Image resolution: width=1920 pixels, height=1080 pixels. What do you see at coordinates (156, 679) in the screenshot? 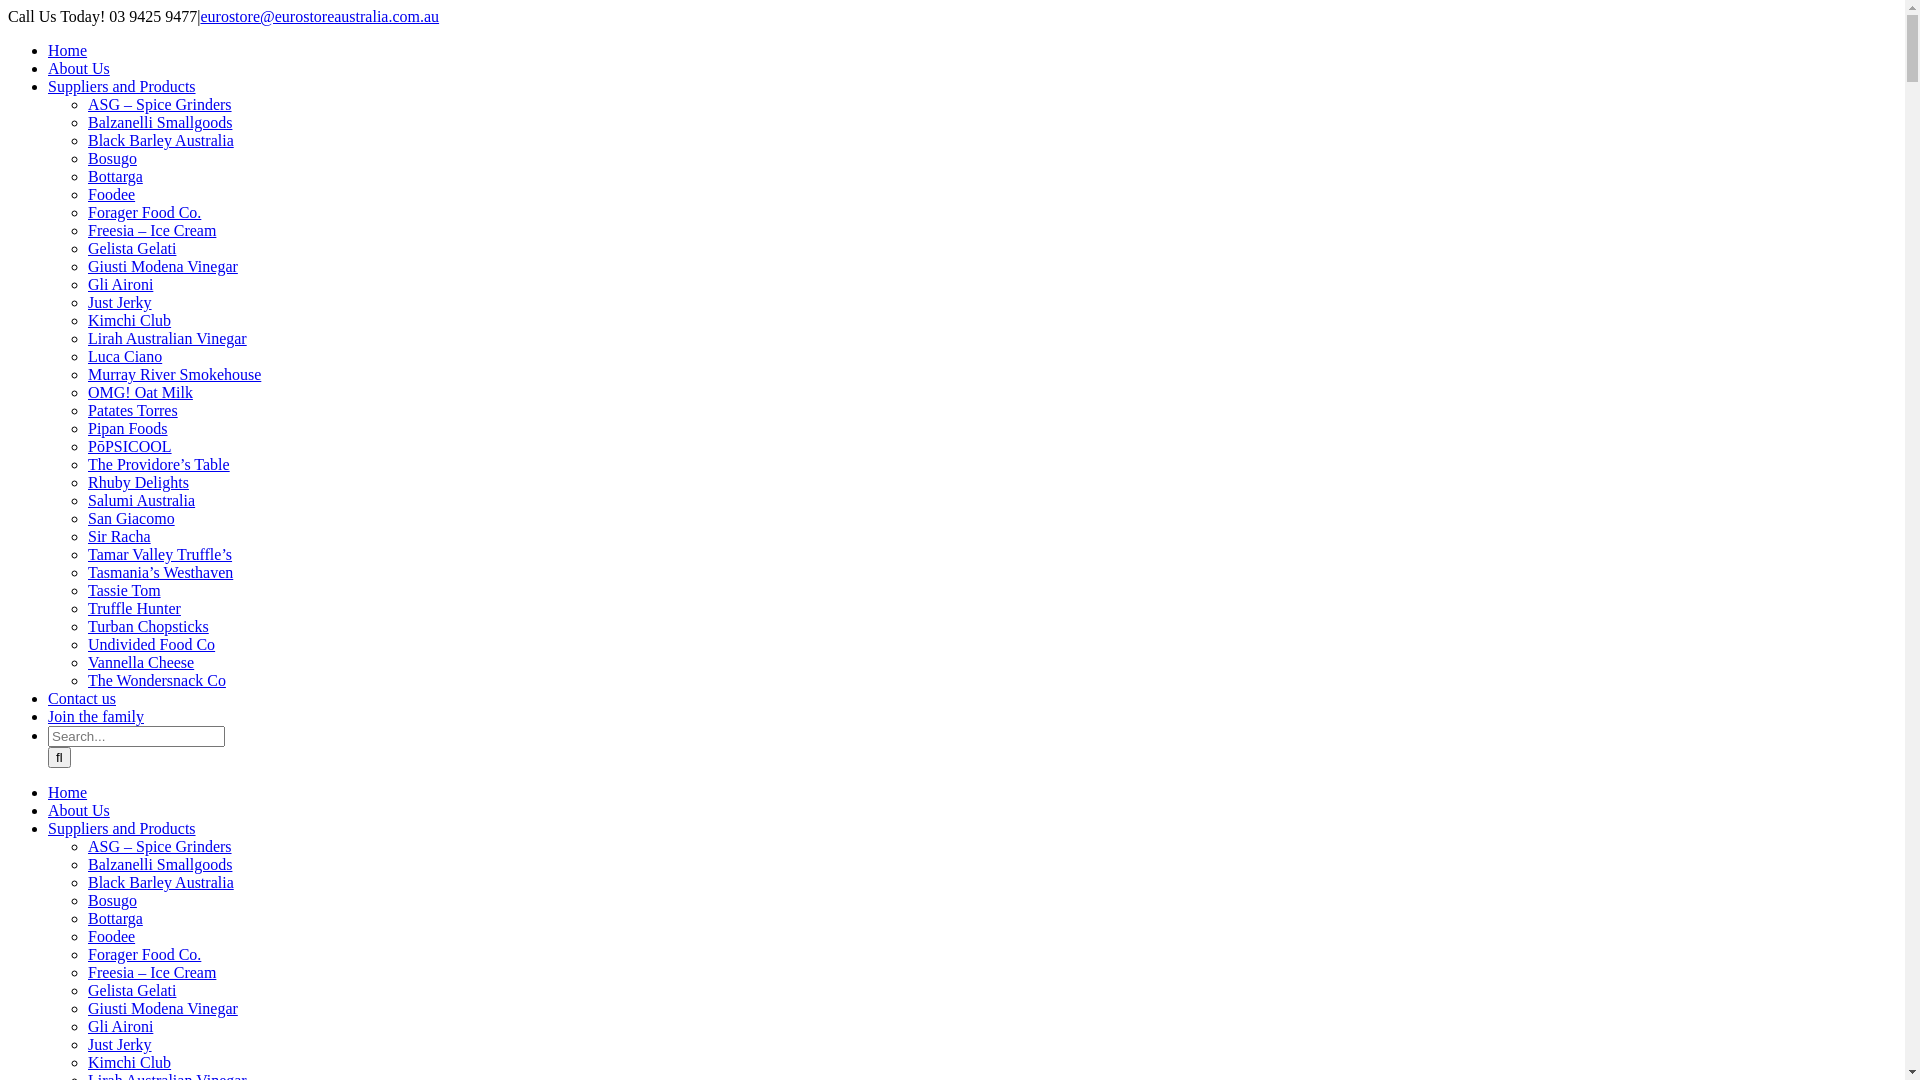
I see `'The Wondersnack Co'` at bounding box center [156, 679].